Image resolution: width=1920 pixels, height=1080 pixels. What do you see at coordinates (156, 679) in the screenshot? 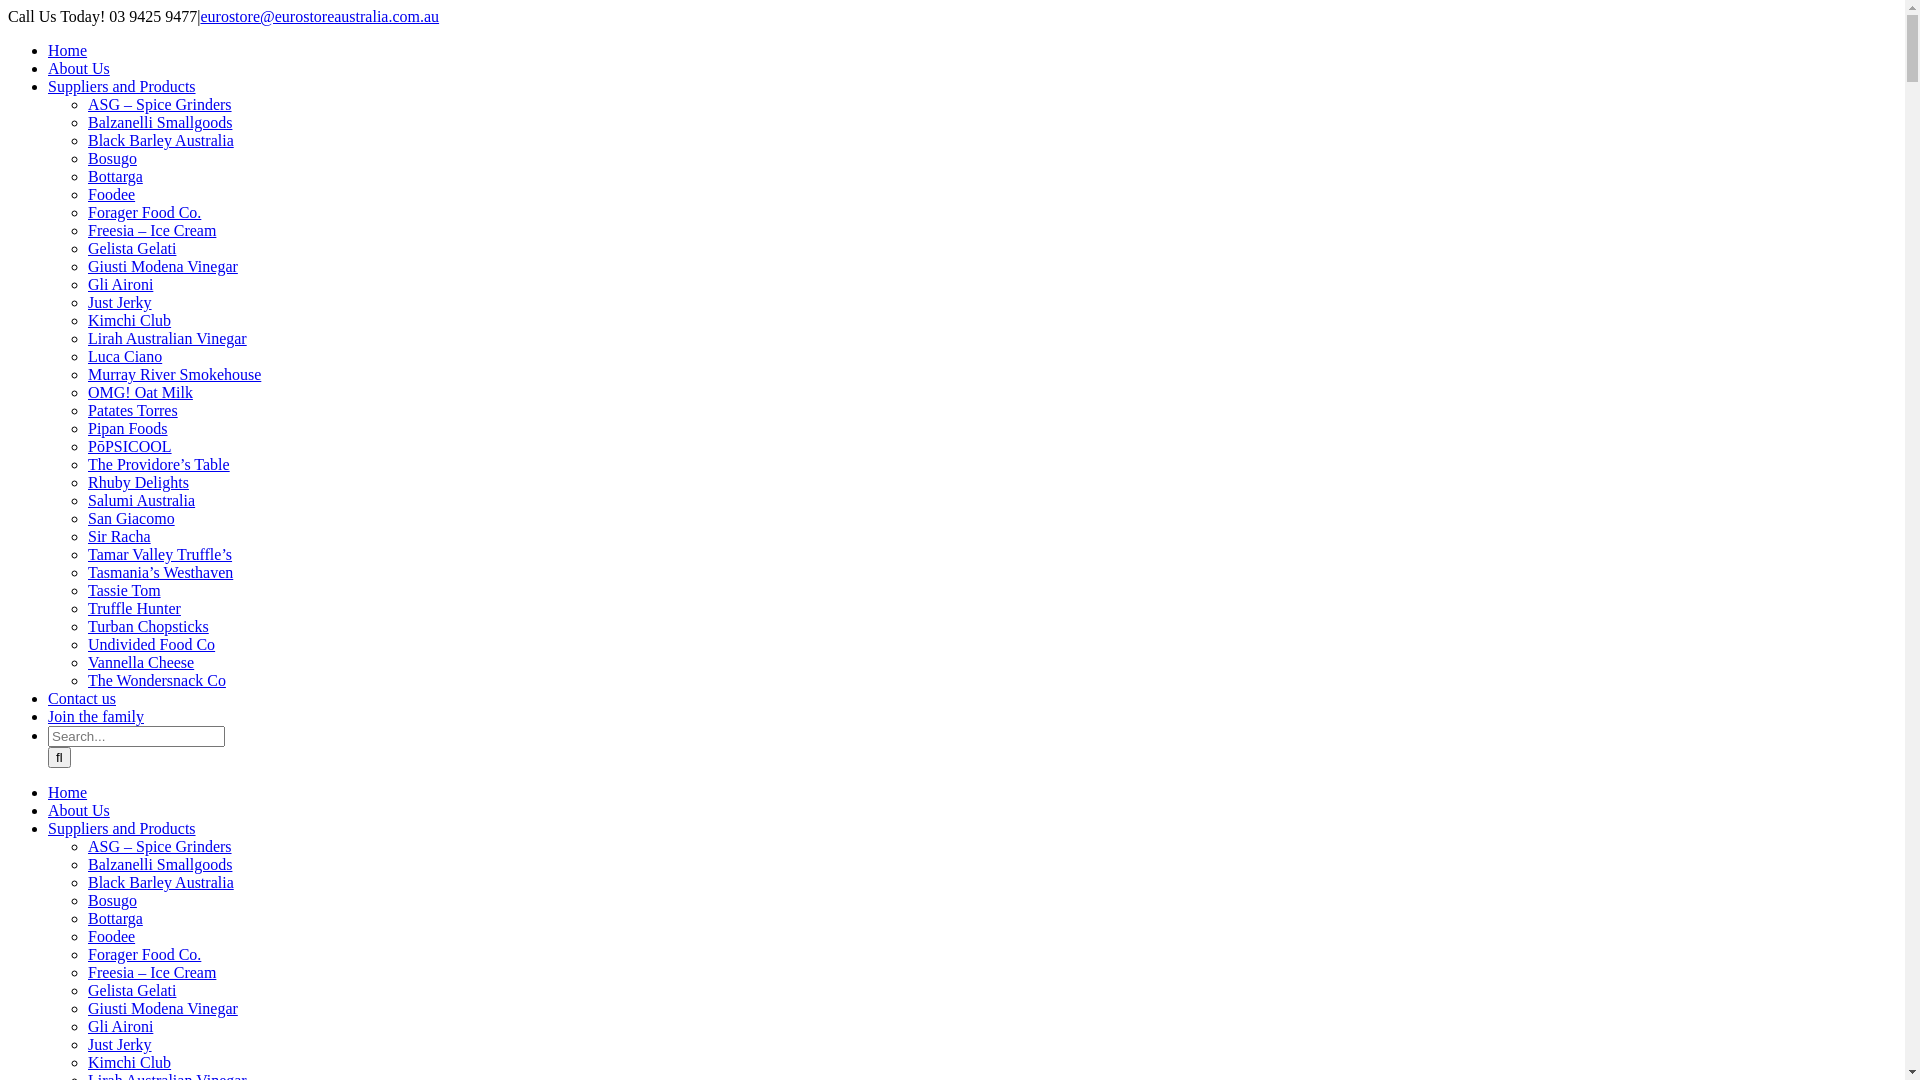
I see `'The Wondersnack Co'` at bounding box center [156, 679].